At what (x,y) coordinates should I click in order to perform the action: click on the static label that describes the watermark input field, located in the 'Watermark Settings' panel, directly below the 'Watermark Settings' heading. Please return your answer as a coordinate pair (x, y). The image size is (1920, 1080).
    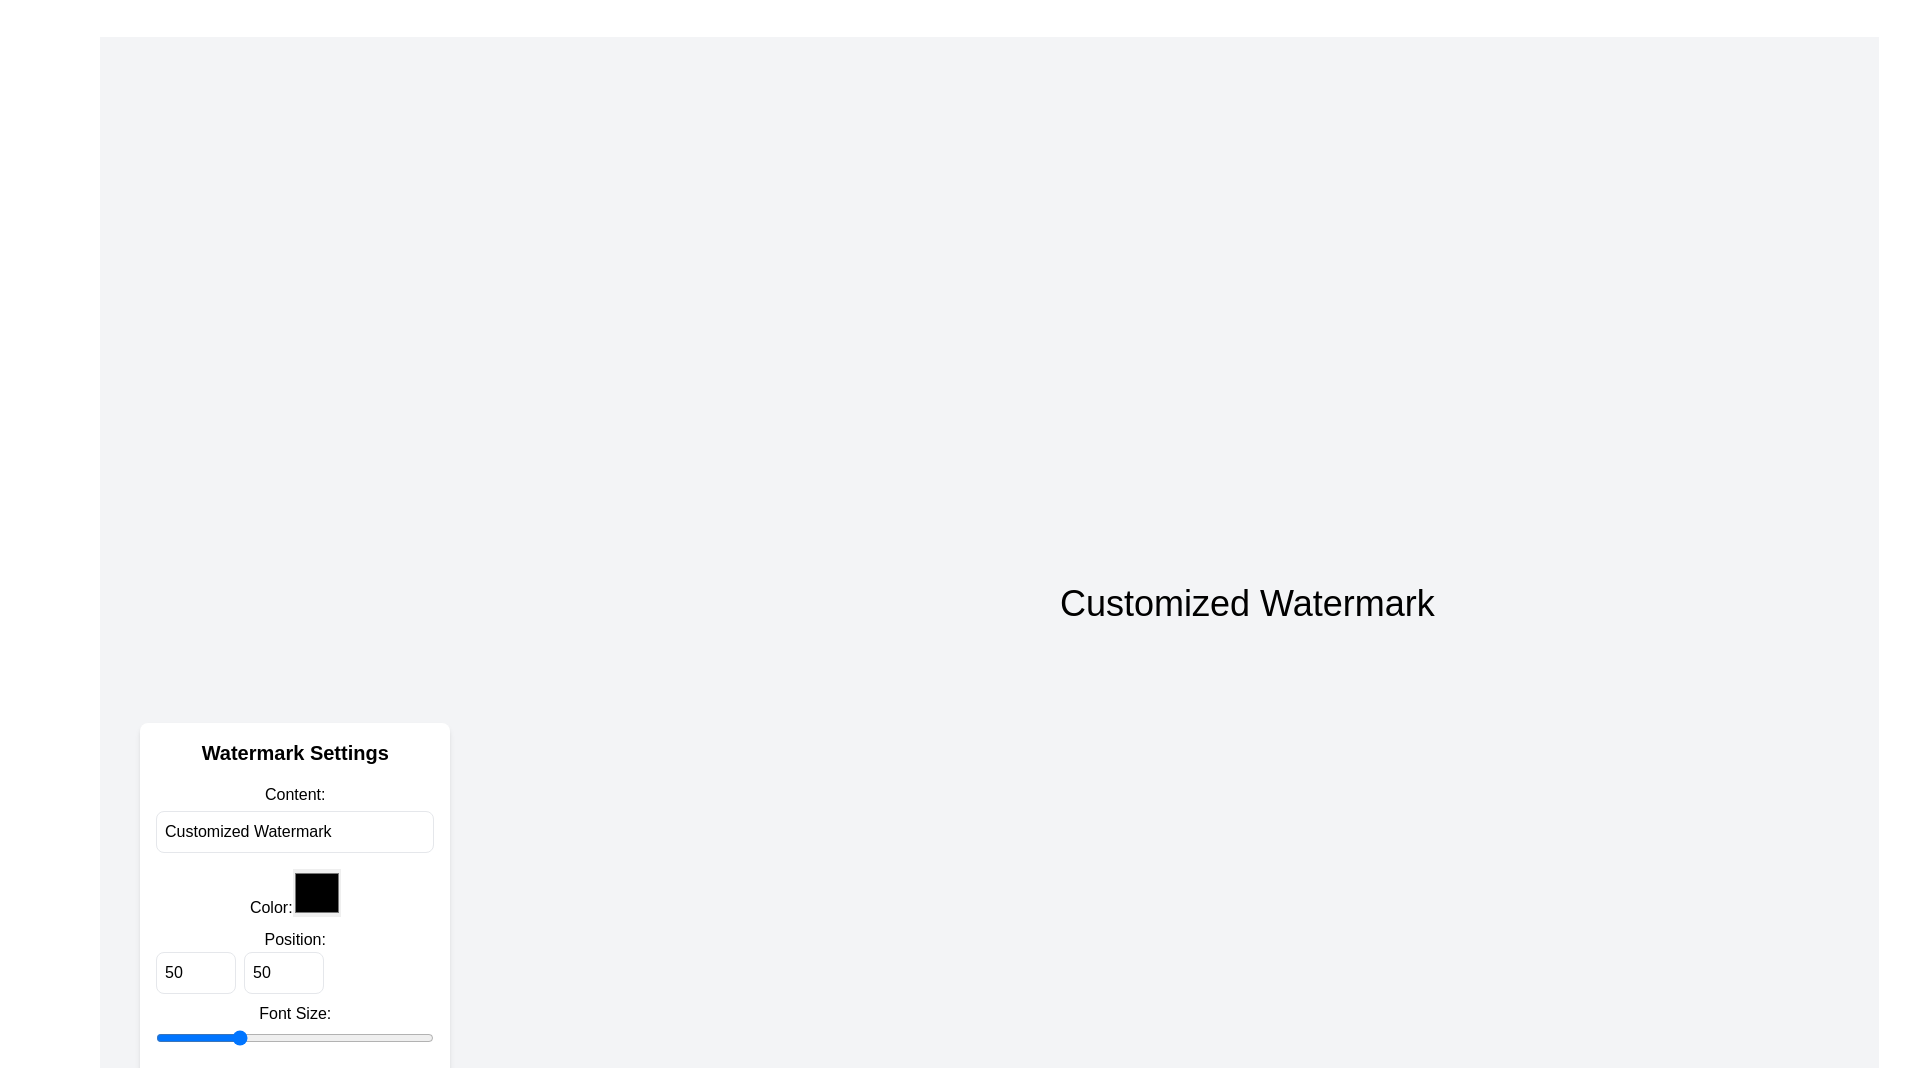
    Looking at the image, I should click on (294, 817).